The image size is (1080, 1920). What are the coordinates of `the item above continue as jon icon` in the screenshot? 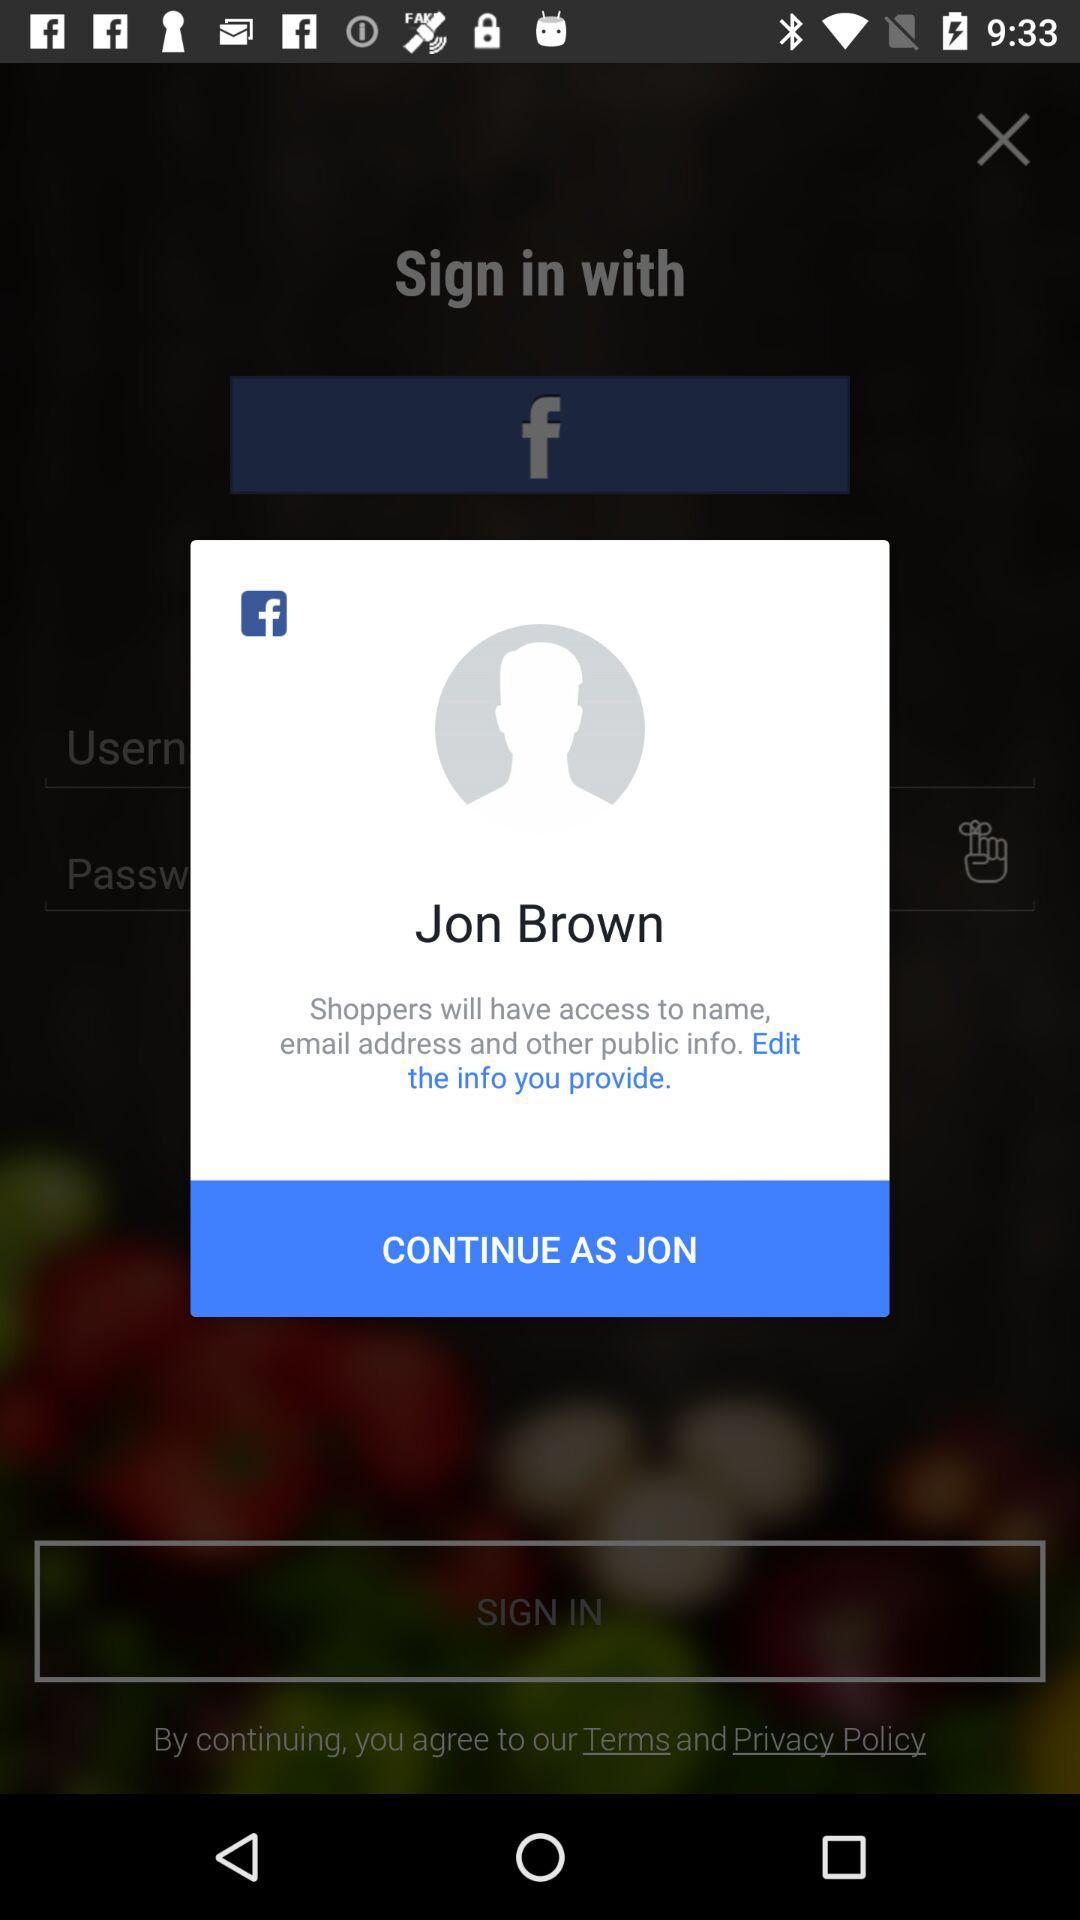 It's located at (540, 1041).